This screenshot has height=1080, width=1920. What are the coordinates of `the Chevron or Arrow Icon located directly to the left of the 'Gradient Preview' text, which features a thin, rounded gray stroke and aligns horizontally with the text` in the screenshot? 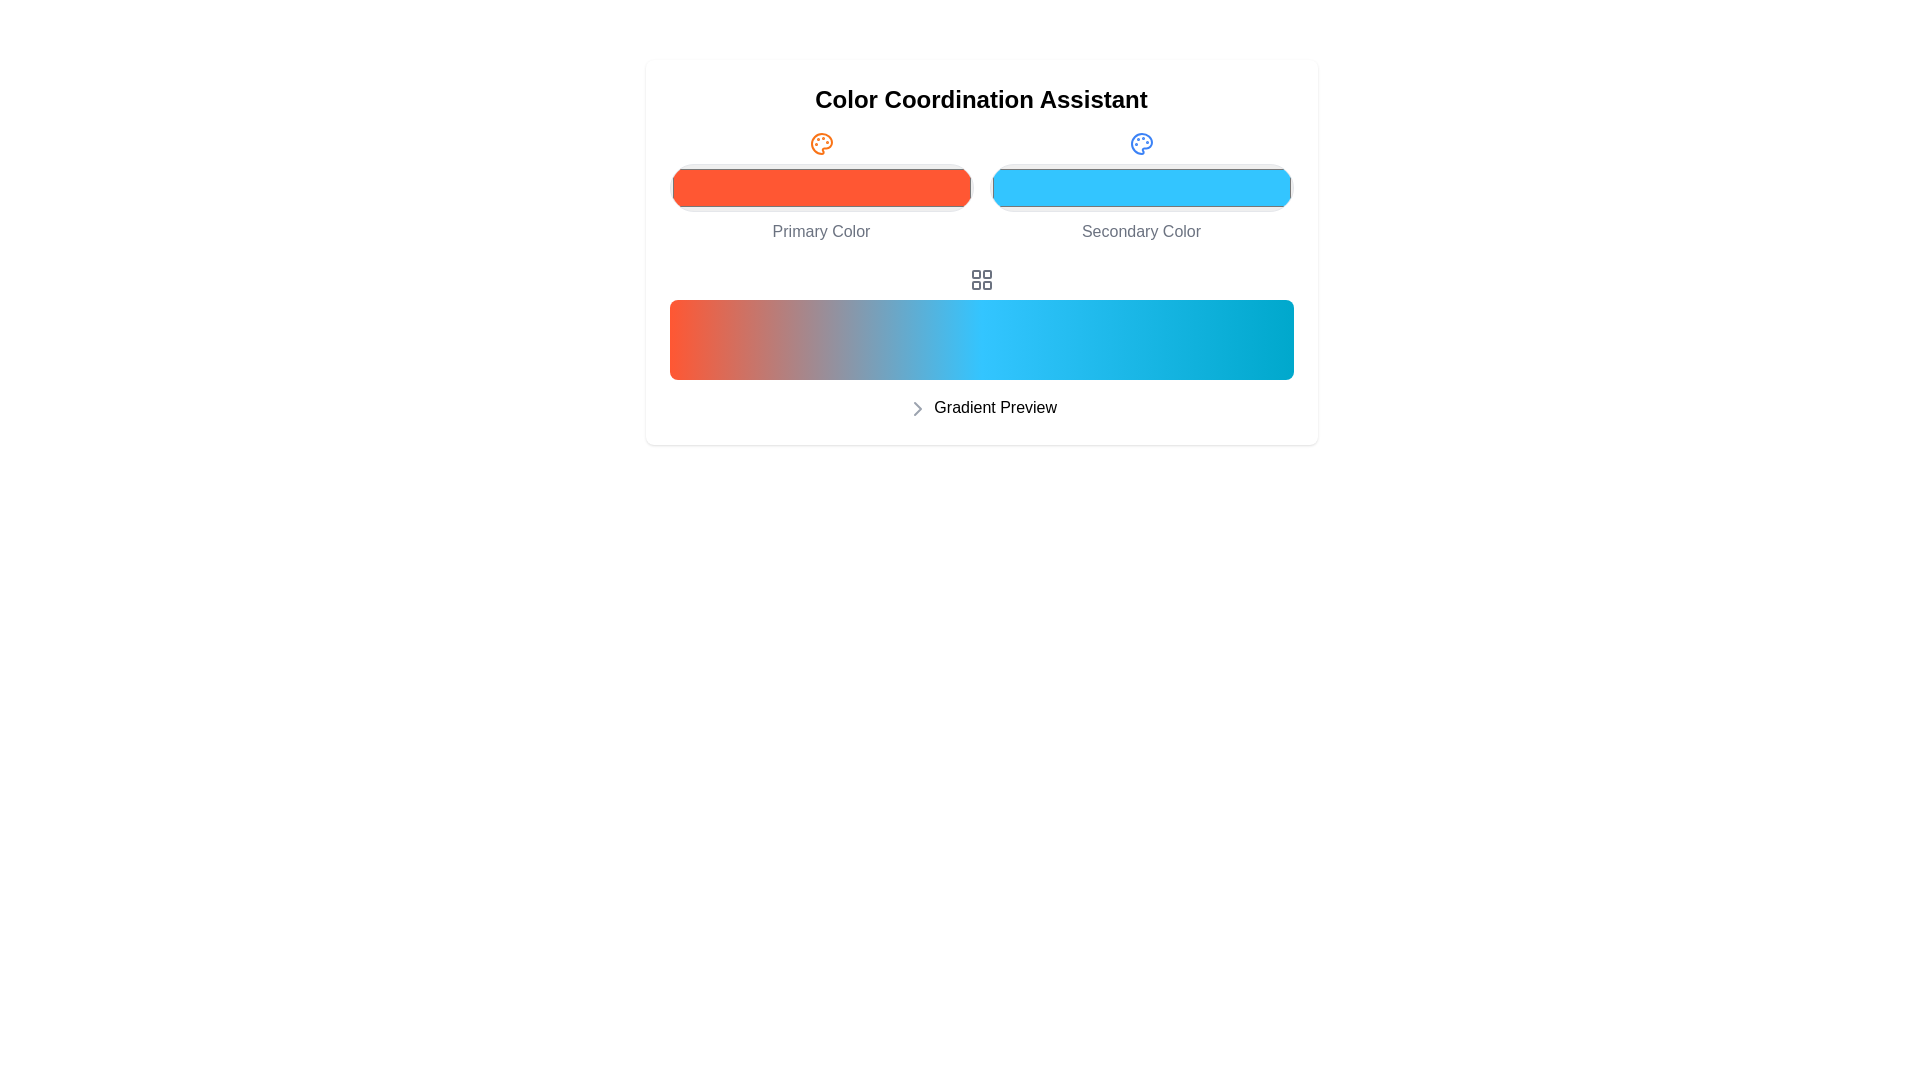 It's located at (916, 407).